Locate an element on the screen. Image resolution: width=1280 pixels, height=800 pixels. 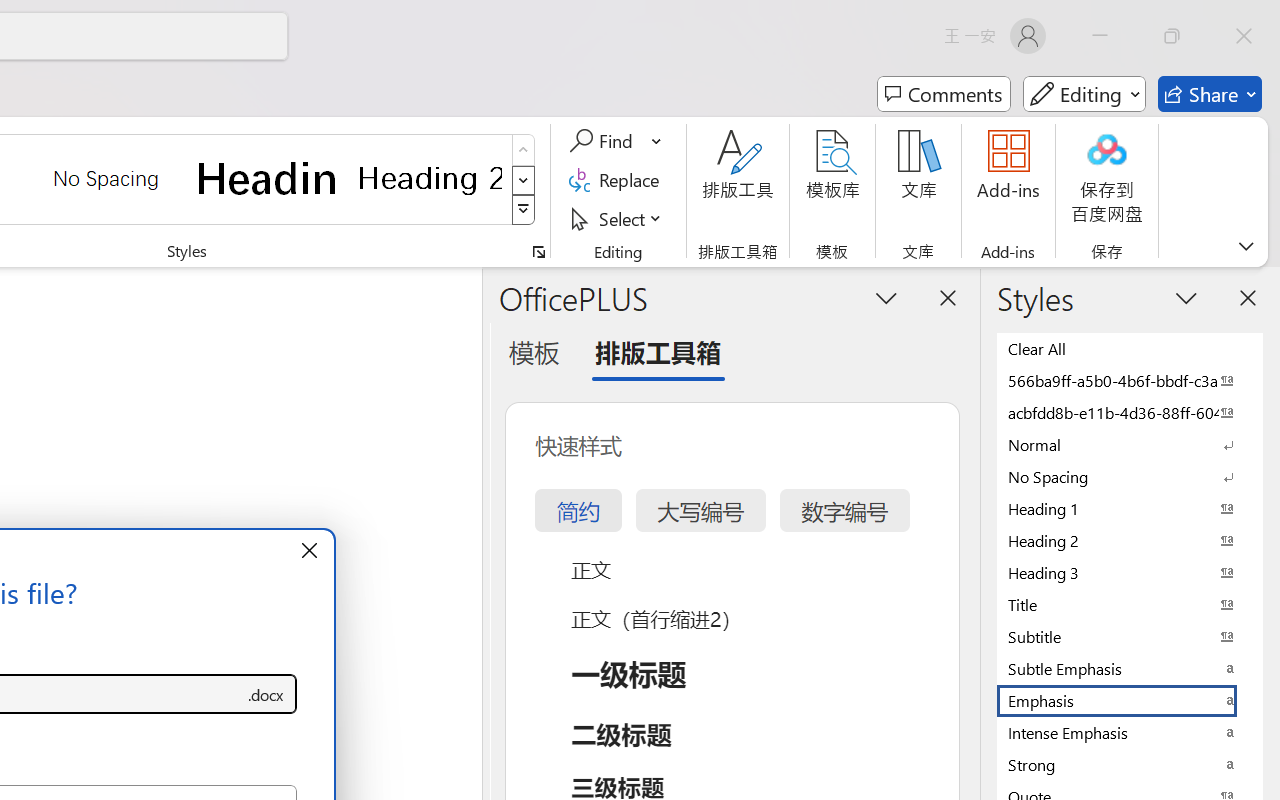
'Comments' is located at coordinates (943, 94).